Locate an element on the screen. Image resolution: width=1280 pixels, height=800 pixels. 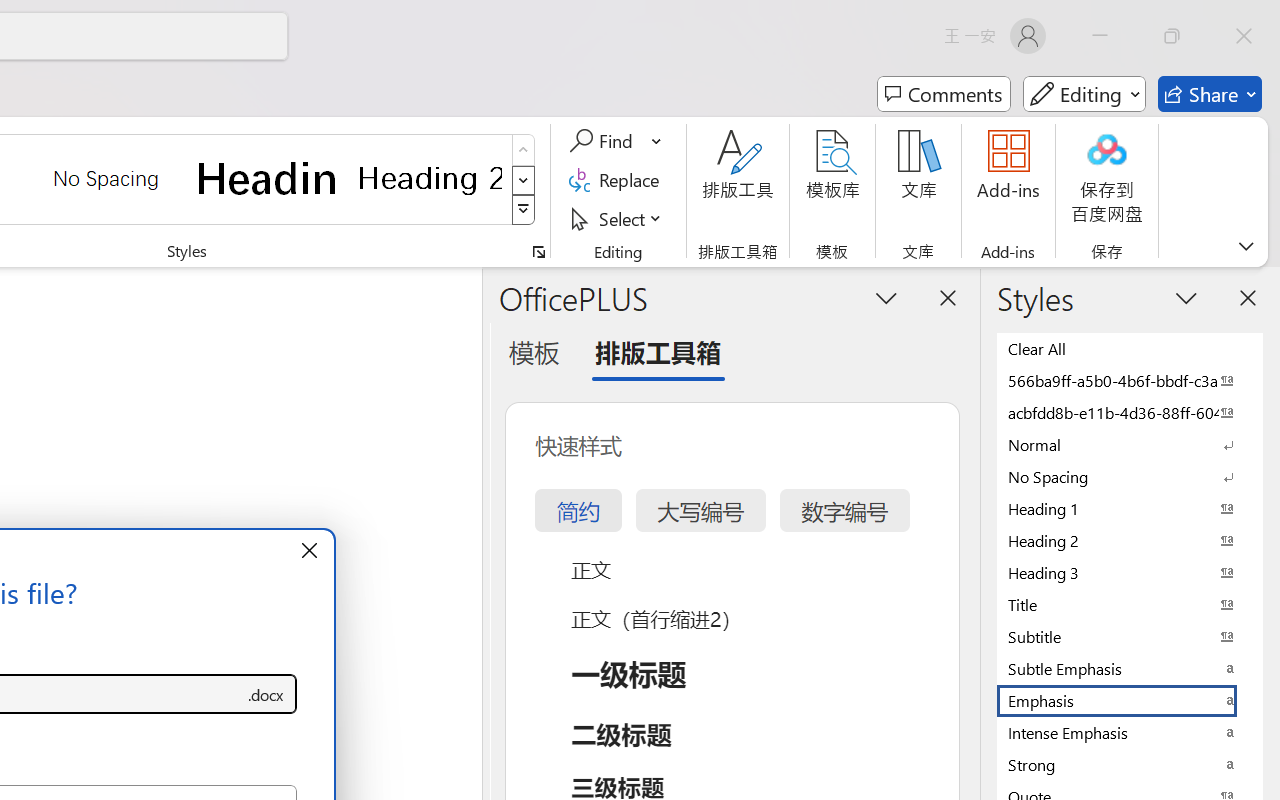
'Comments' is located at coordinates (943, 94).